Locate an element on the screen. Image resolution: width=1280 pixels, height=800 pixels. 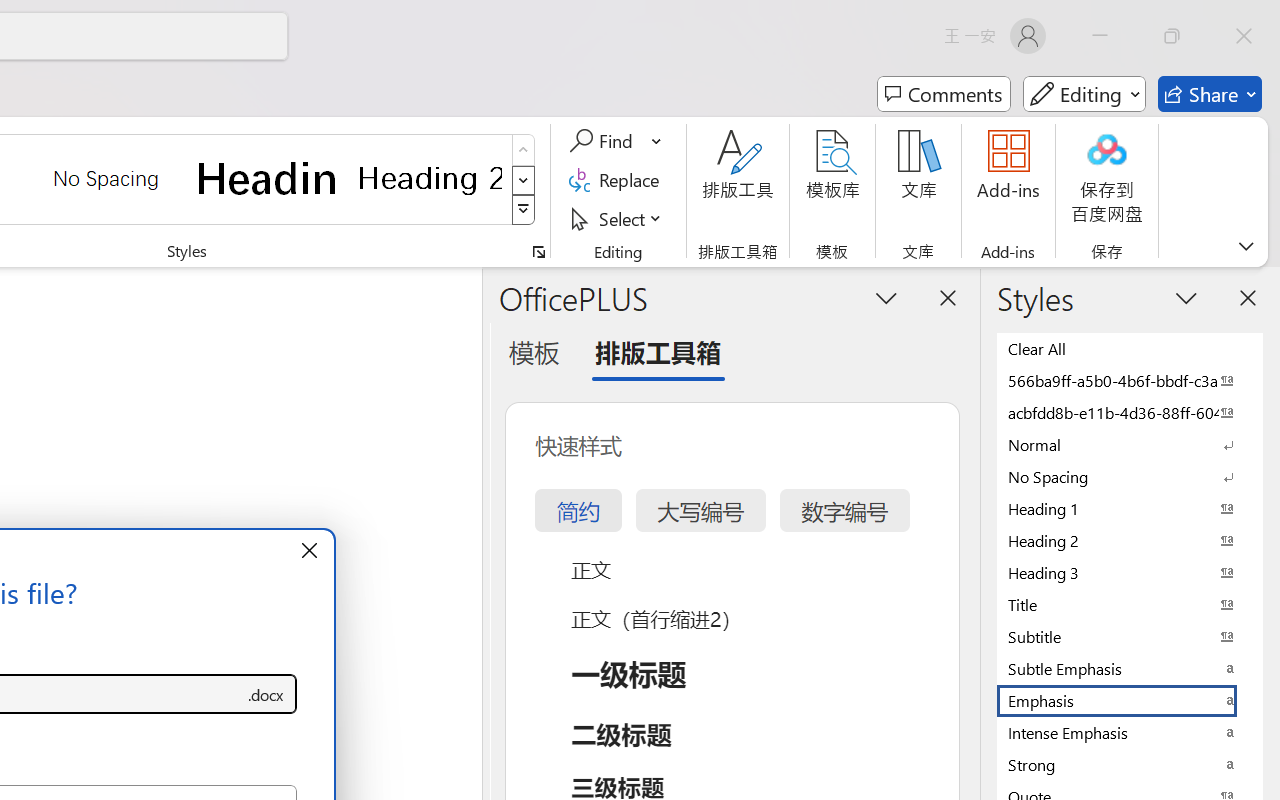
'Comments' is located at coordinates (943, 94).